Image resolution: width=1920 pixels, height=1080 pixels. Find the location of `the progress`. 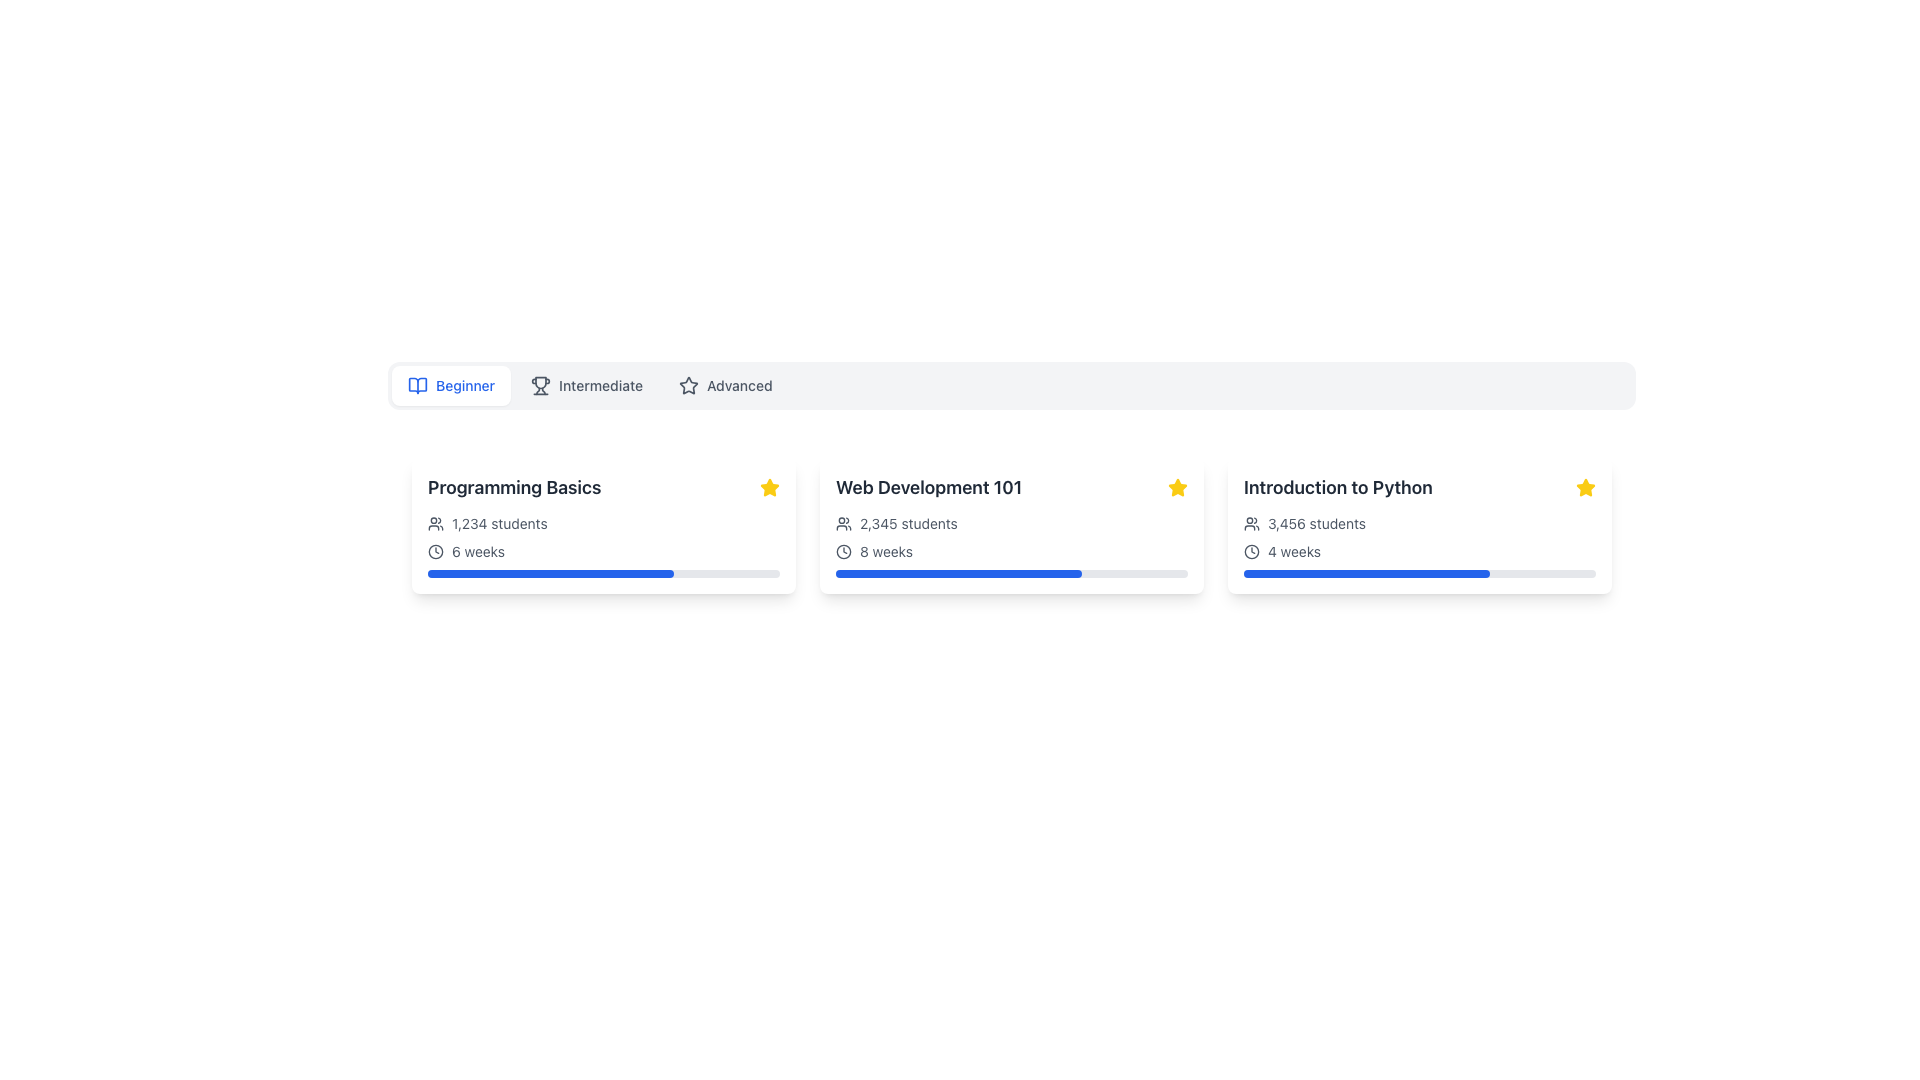

the progress is located at coordinates (578, 574).